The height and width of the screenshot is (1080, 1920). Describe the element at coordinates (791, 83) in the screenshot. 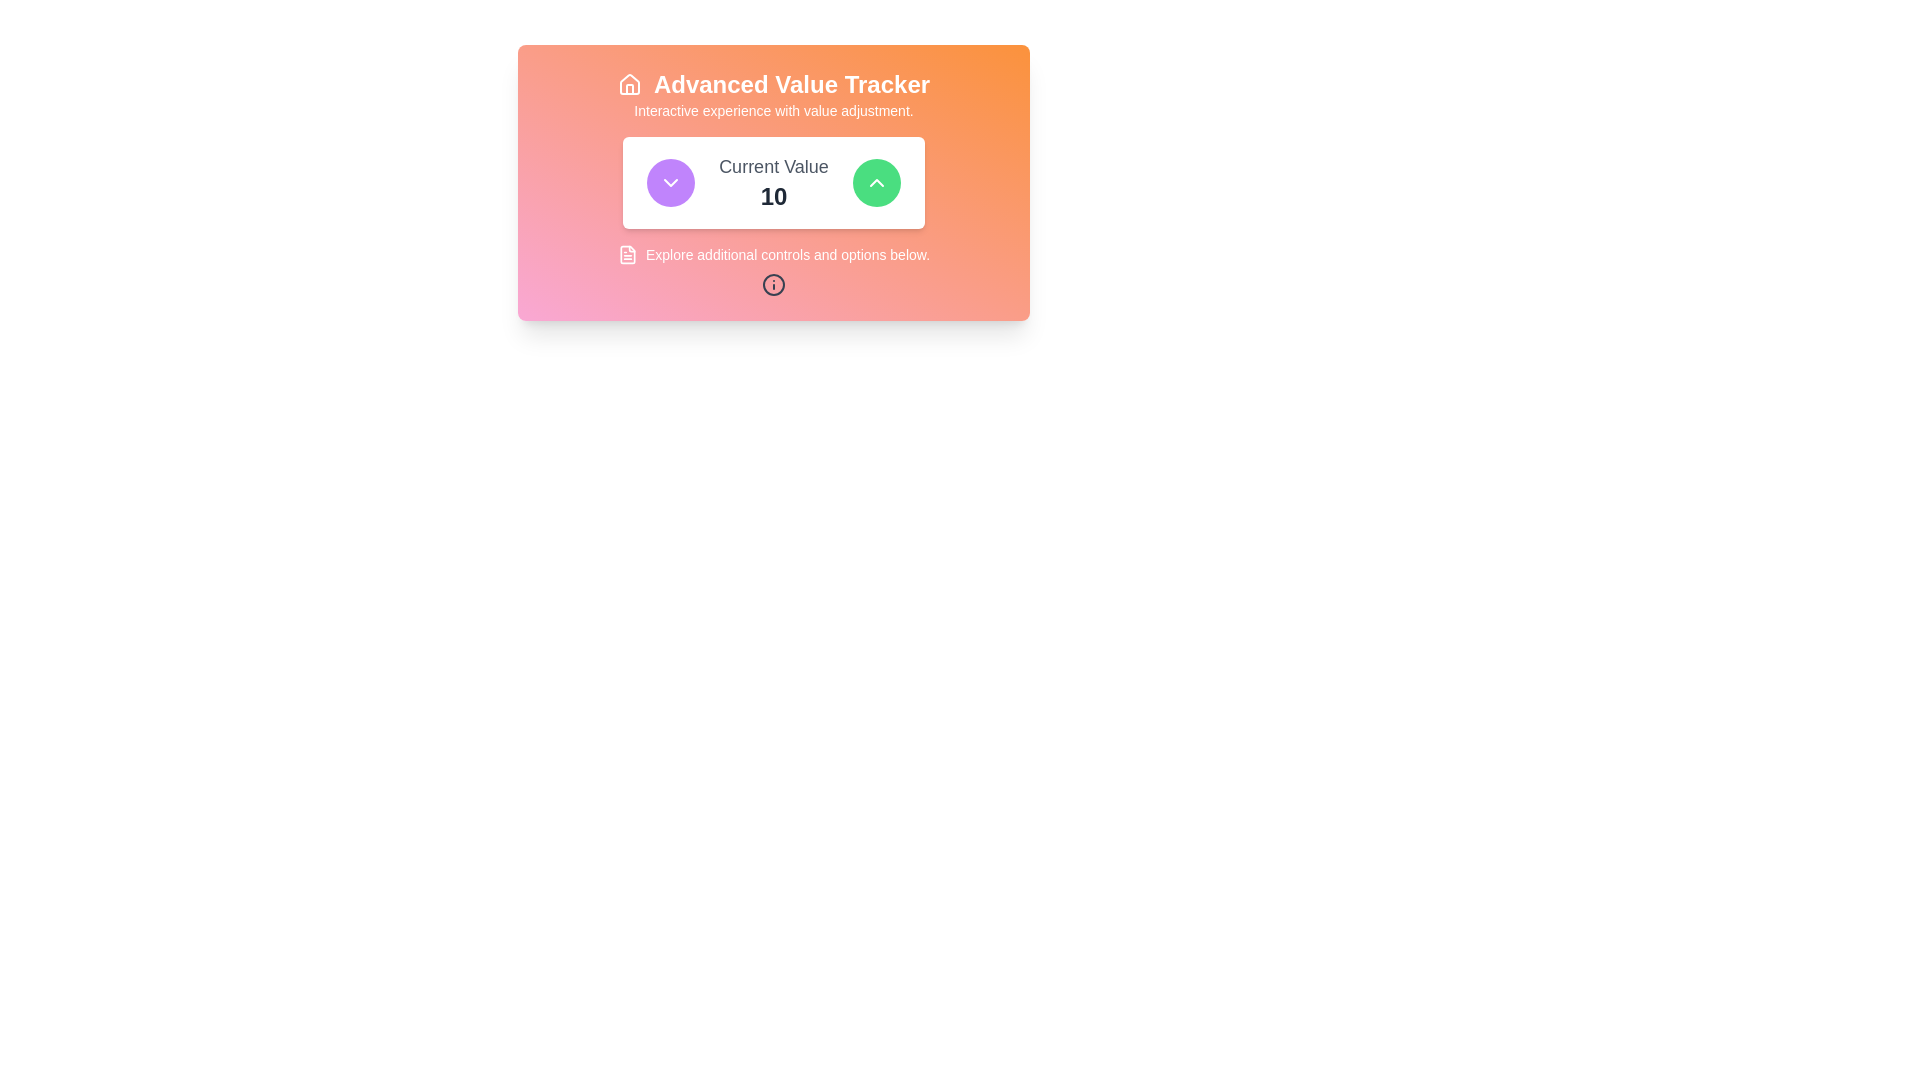

I see `the text label heading that serves as a prominent title for the interface, positioned centrally to the right of a white house-shaped icon` at that location.